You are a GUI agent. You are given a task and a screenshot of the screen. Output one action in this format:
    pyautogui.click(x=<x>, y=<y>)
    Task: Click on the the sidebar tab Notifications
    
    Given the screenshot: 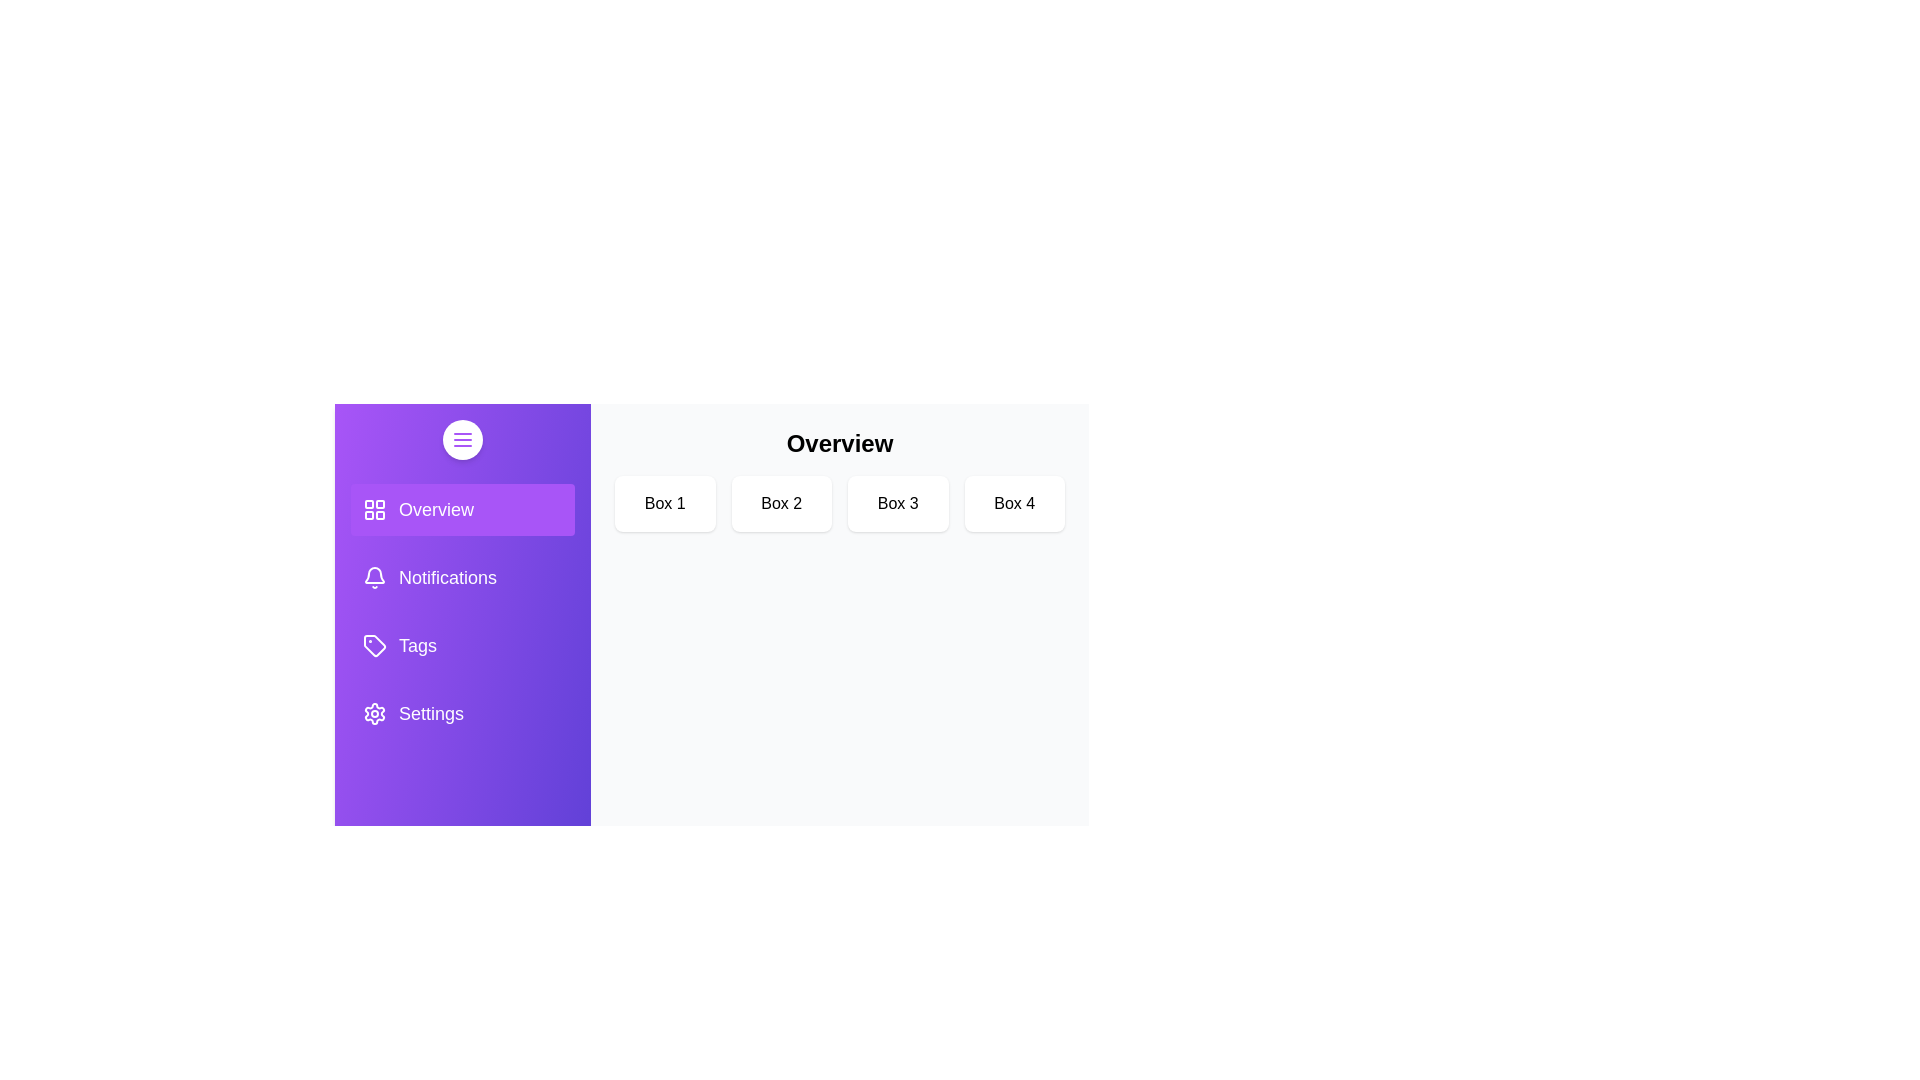 What is the action you would take?
    pyautogui.click(x=461, y=578)
    